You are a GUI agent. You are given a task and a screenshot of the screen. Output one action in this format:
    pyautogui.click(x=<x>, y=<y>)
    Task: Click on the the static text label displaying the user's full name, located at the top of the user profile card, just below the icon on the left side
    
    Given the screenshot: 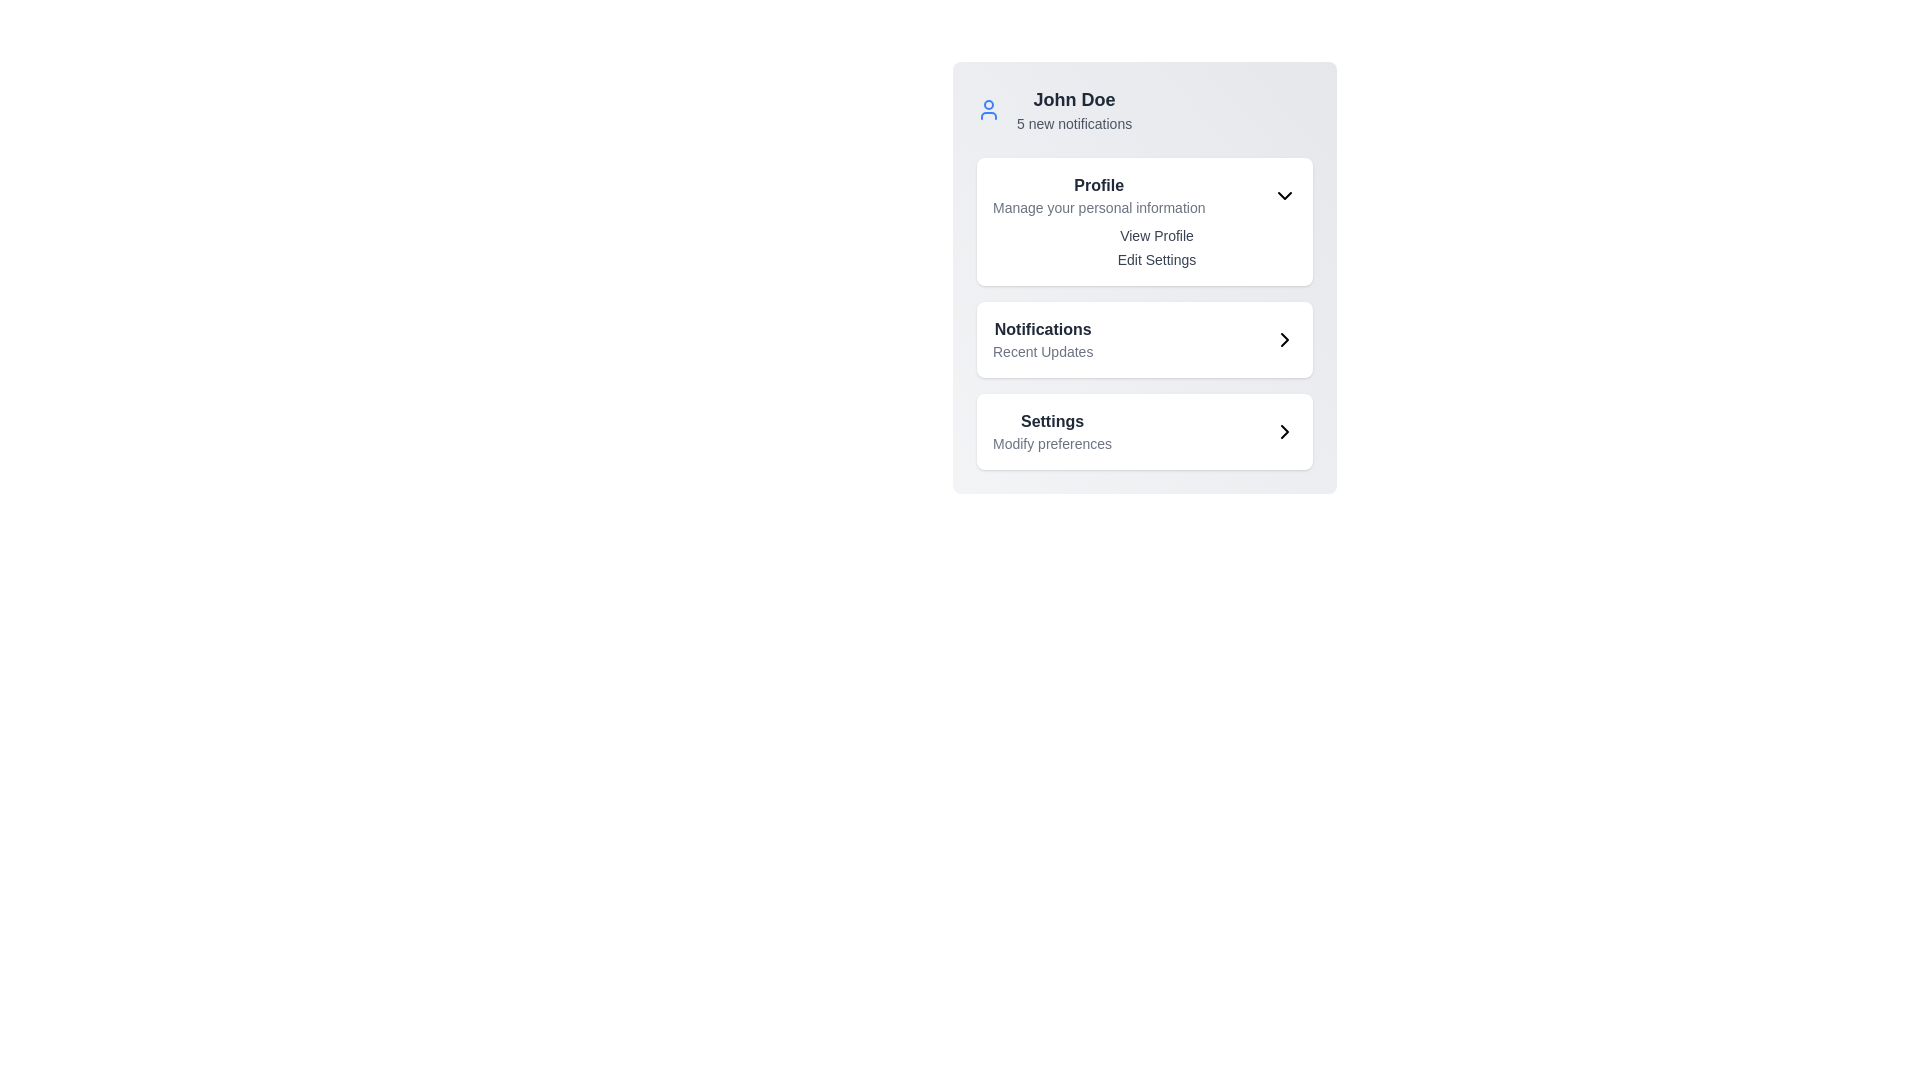 What is the action you would take?
    pyautogui.click(x=1073, y=100)
    